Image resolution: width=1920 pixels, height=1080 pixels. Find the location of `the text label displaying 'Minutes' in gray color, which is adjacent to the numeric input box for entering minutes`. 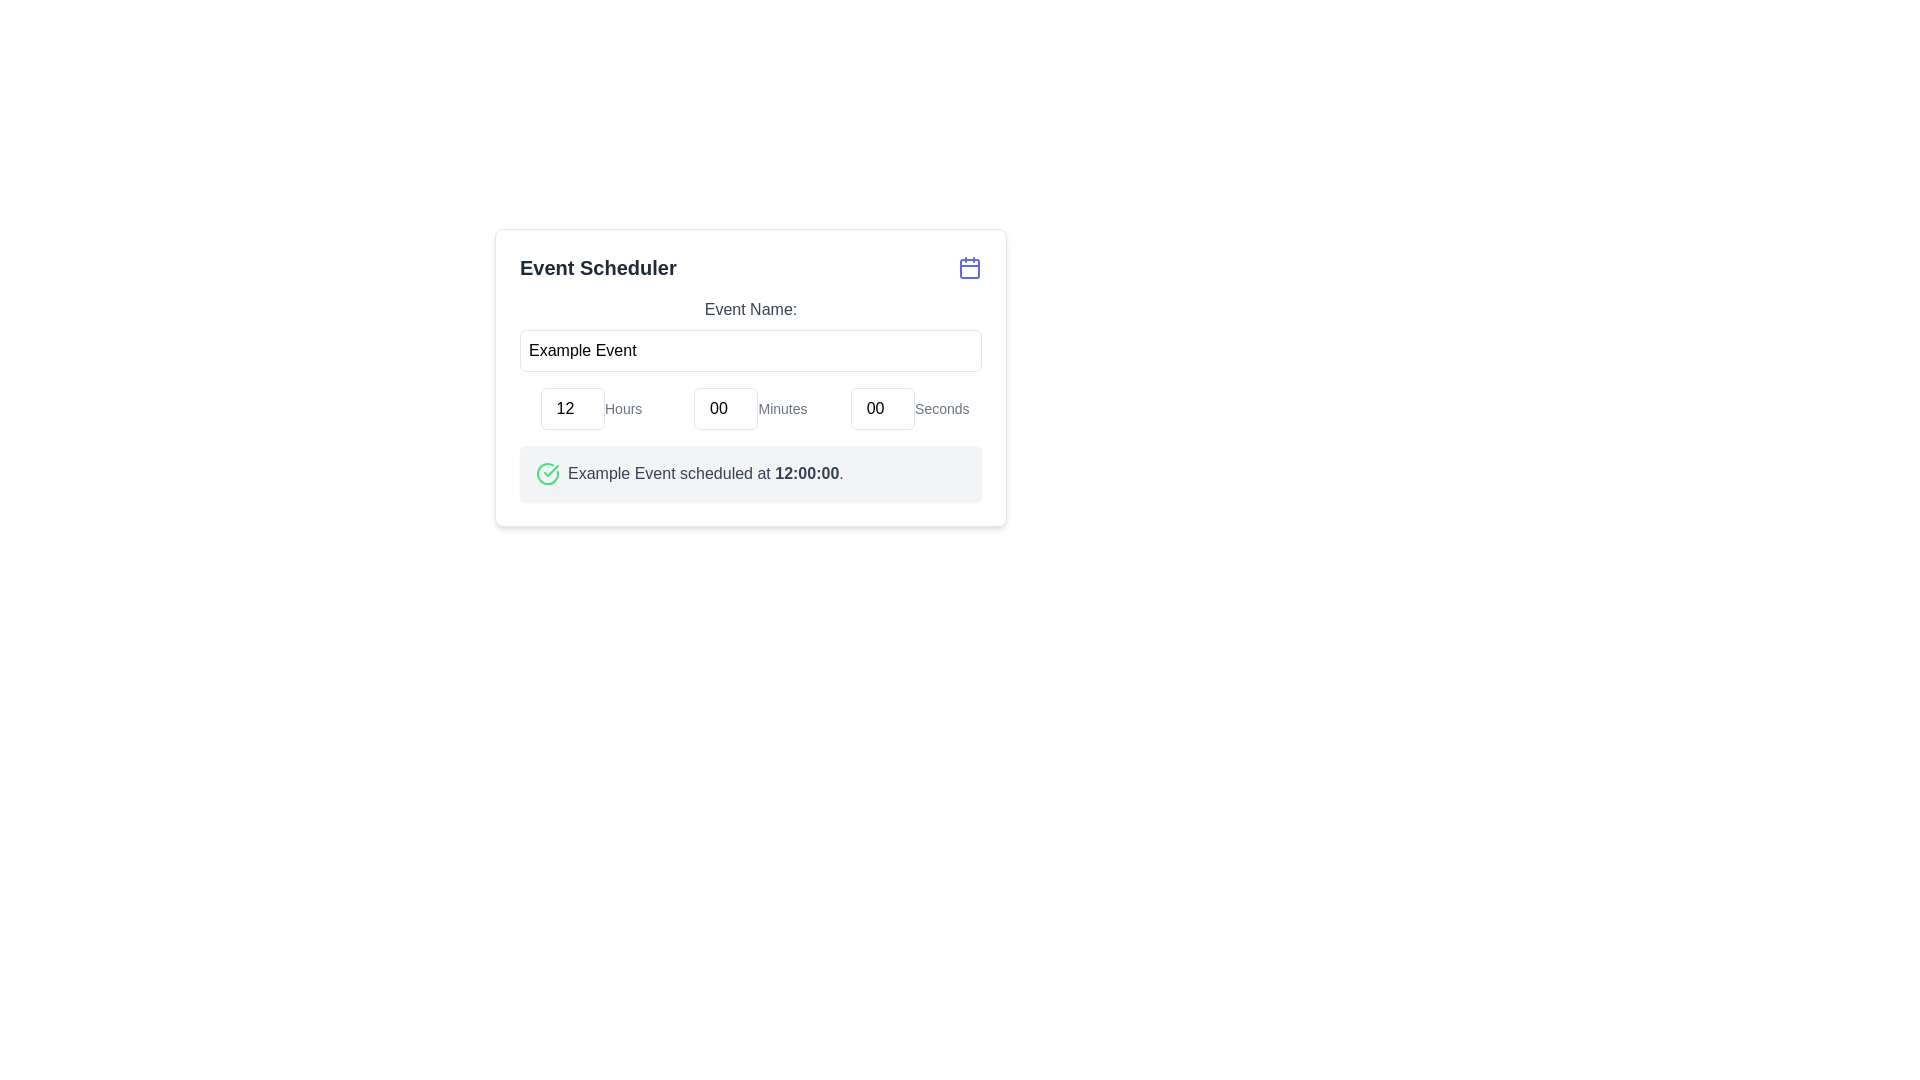

the text label displaying 'Minutes' in gray color, which is adjacent to the numeric input box for entering minutes is located at coordinates (781, 407).